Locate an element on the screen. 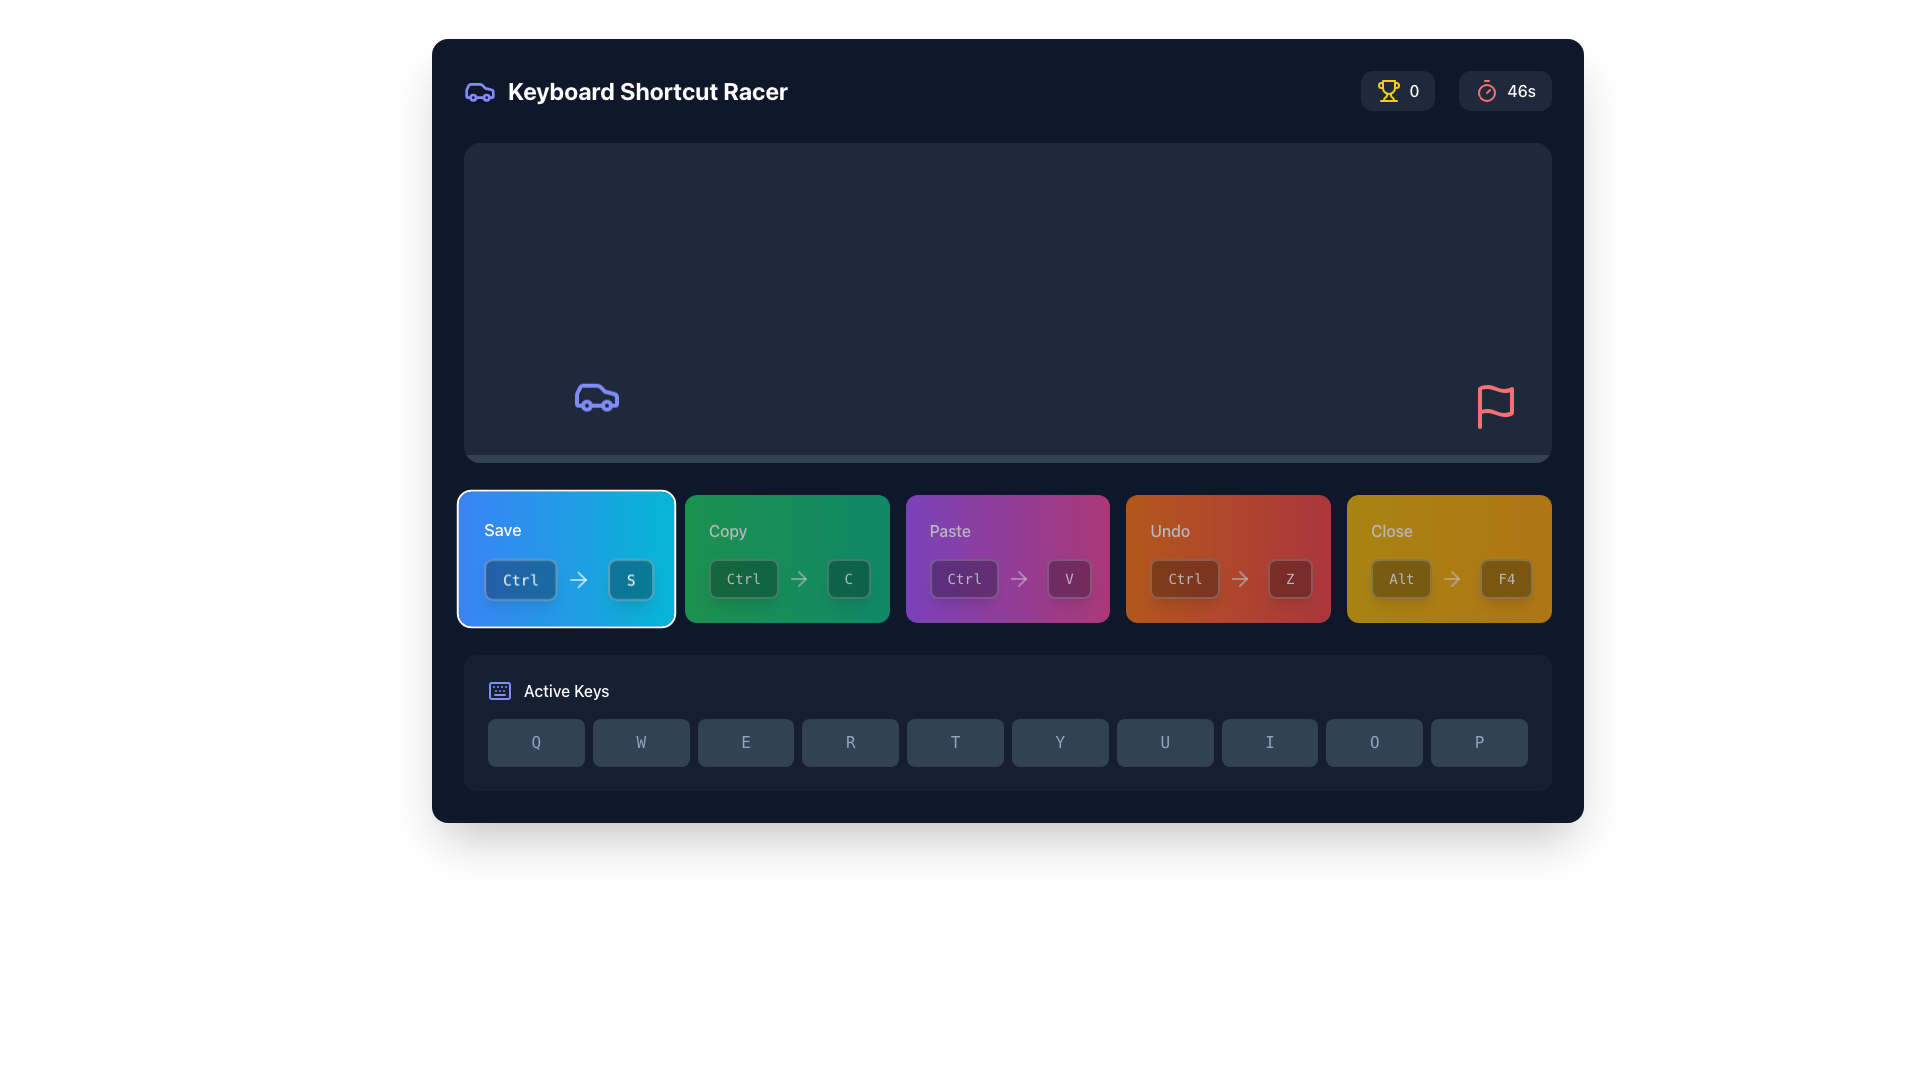 This screenshot has height=1080, width=1920. the transition icon representing the flow from 'Ctrl' to 'V' in the keyboard shortcut instruction for accessibility purposes is located at coordinates (1019, 578).